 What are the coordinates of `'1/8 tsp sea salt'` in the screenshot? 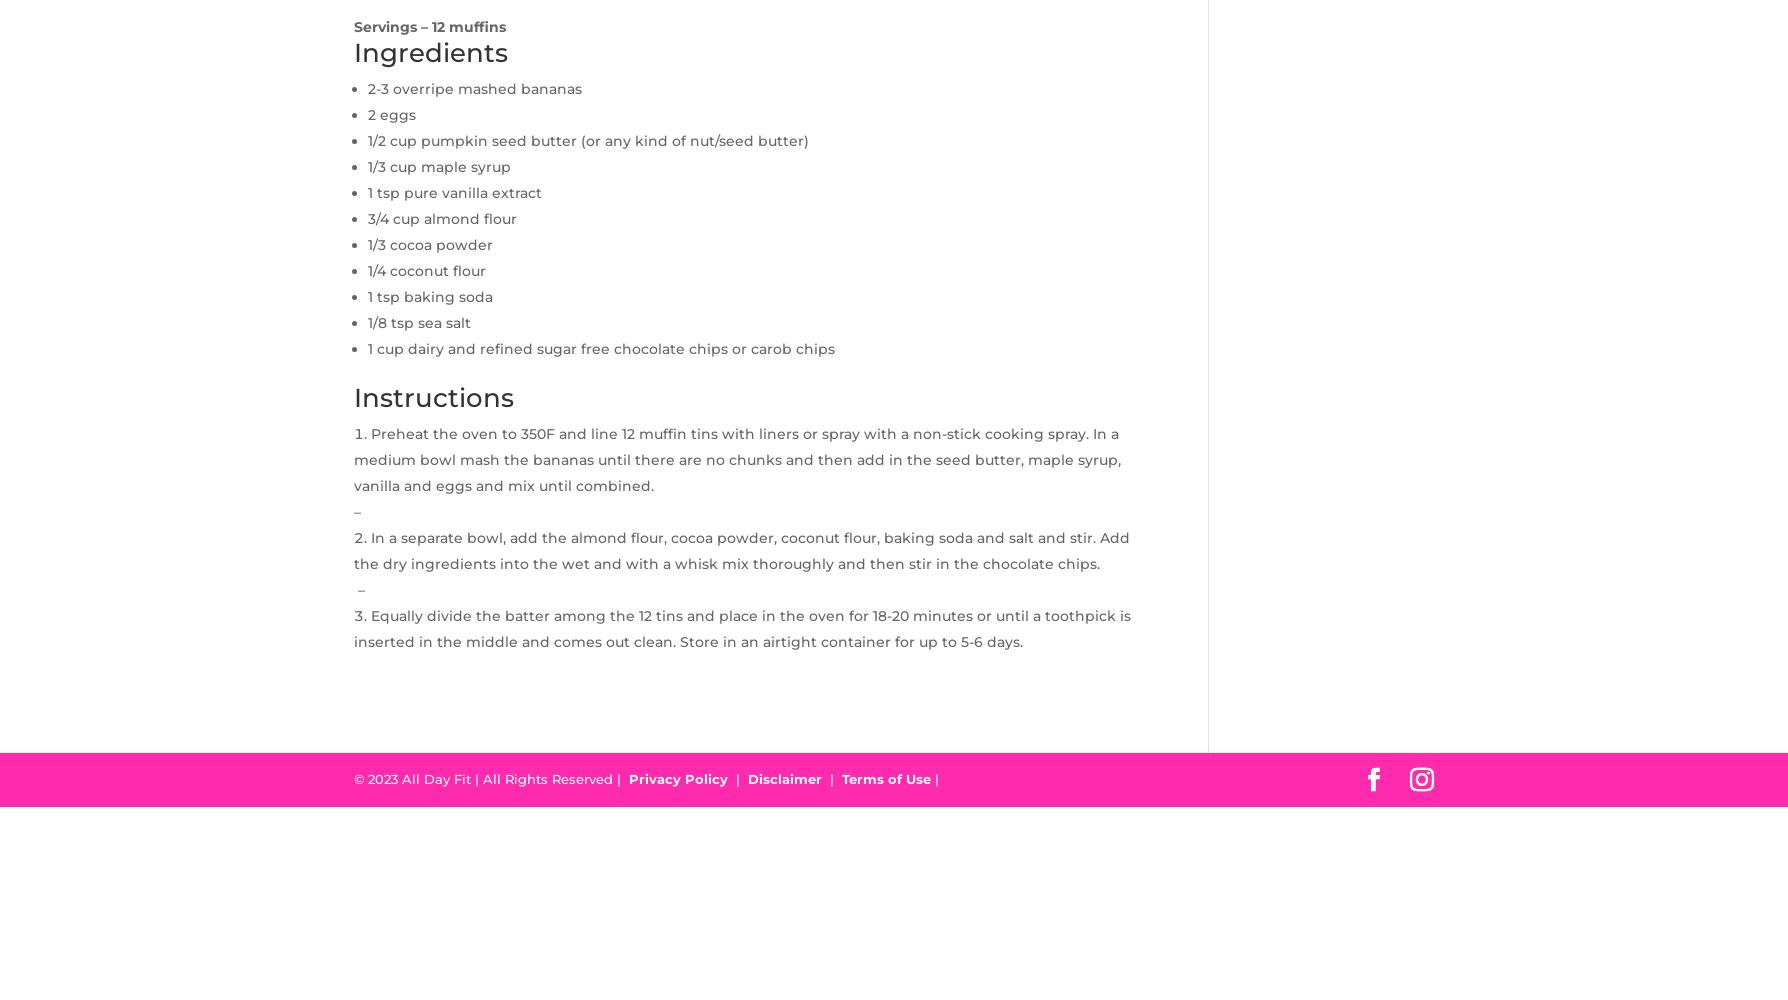 It's located at (418, 321).